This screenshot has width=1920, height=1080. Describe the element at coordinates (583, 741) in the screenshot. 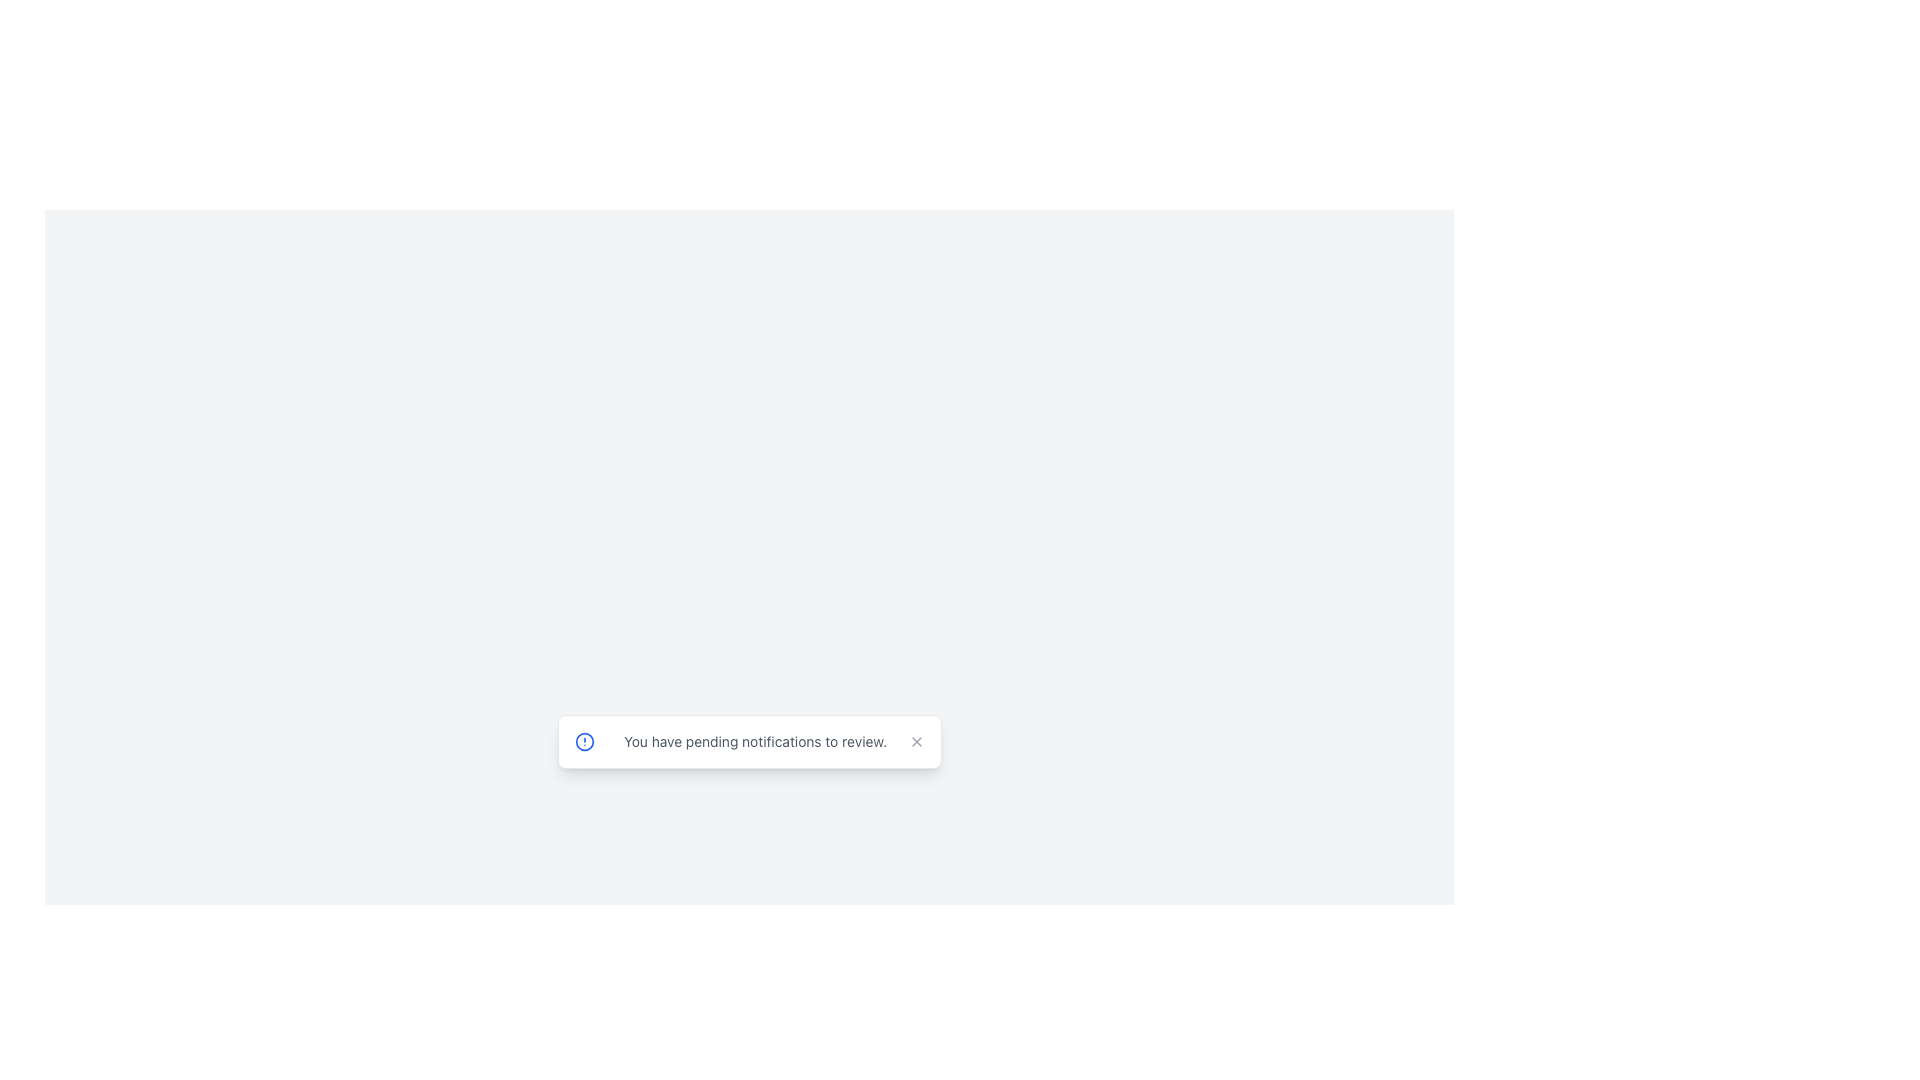

I see `the SVG circle notification icon indicating alerts or status updates, positioned to the left of the text 'You have pending notifications to review.'` at that location.